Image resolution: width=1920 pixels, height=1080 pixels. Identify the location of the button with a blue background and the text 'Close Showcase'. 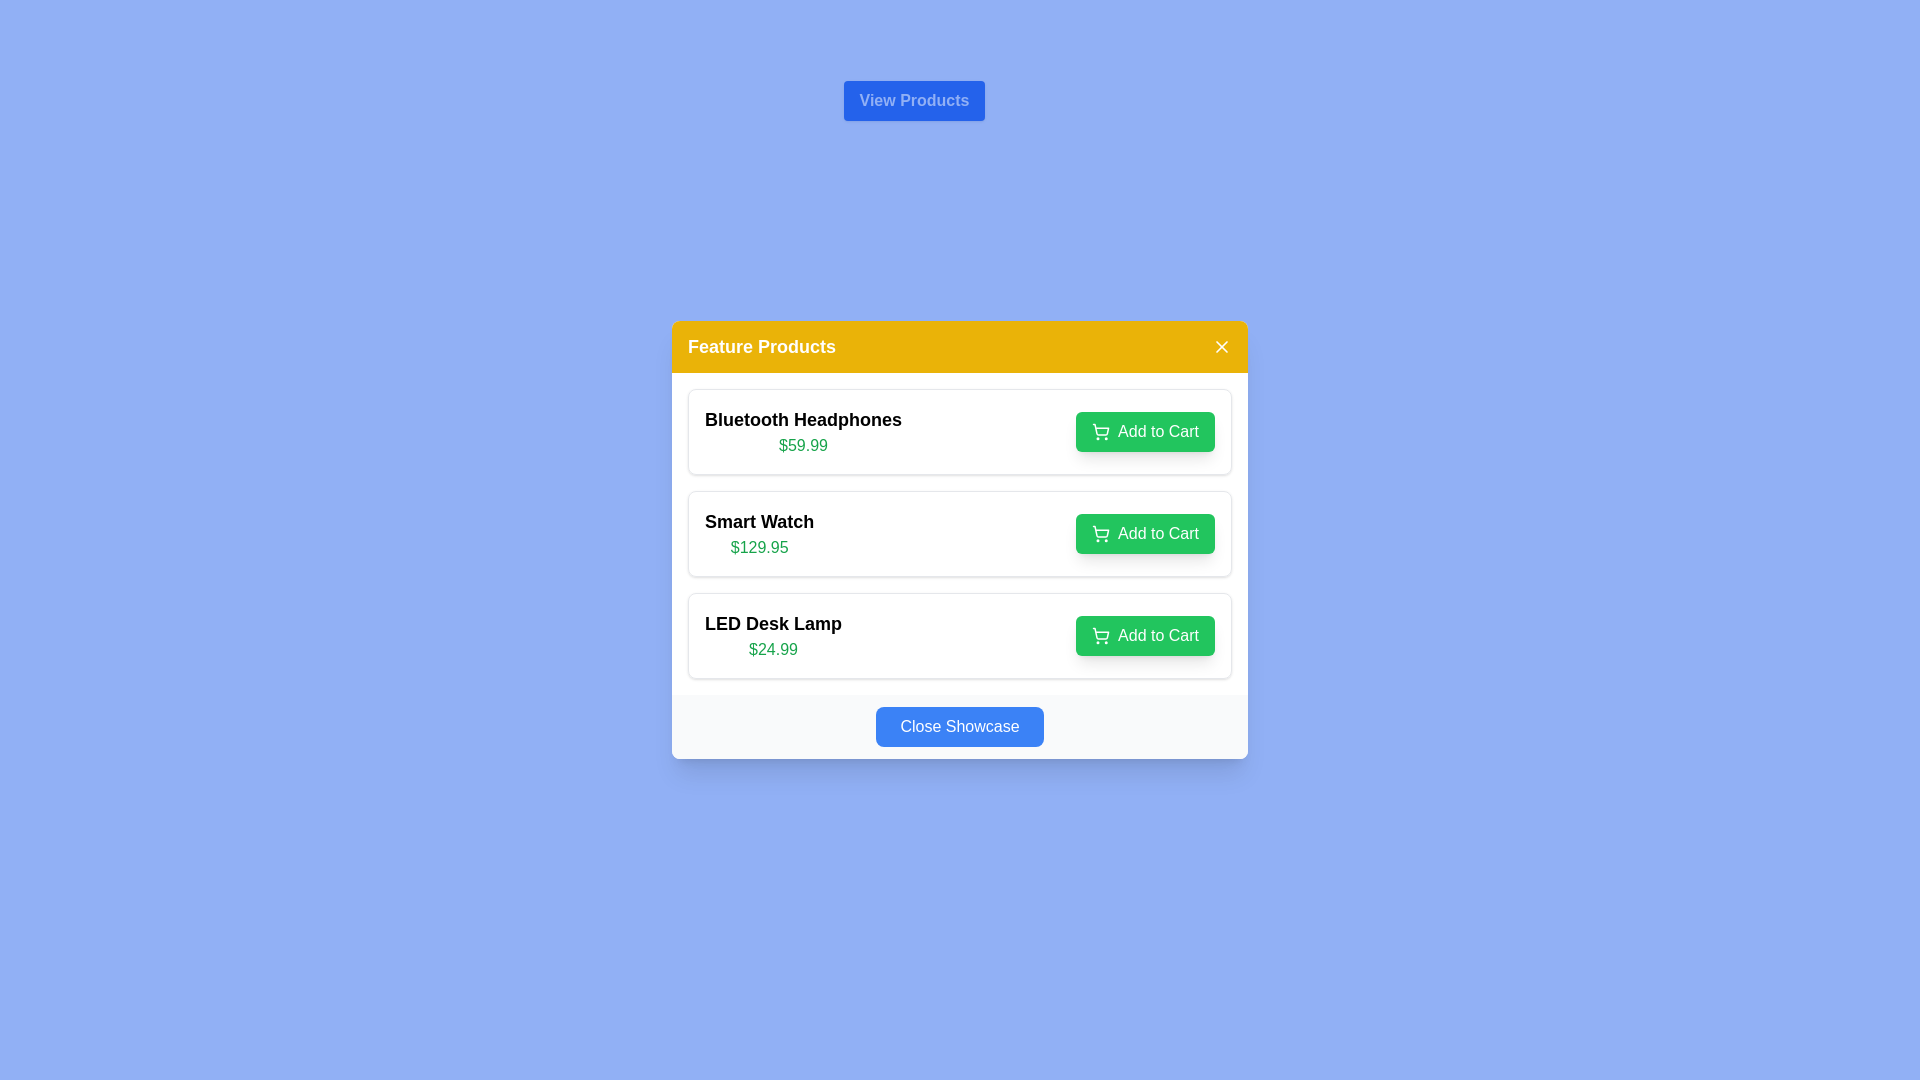
(960, 726).